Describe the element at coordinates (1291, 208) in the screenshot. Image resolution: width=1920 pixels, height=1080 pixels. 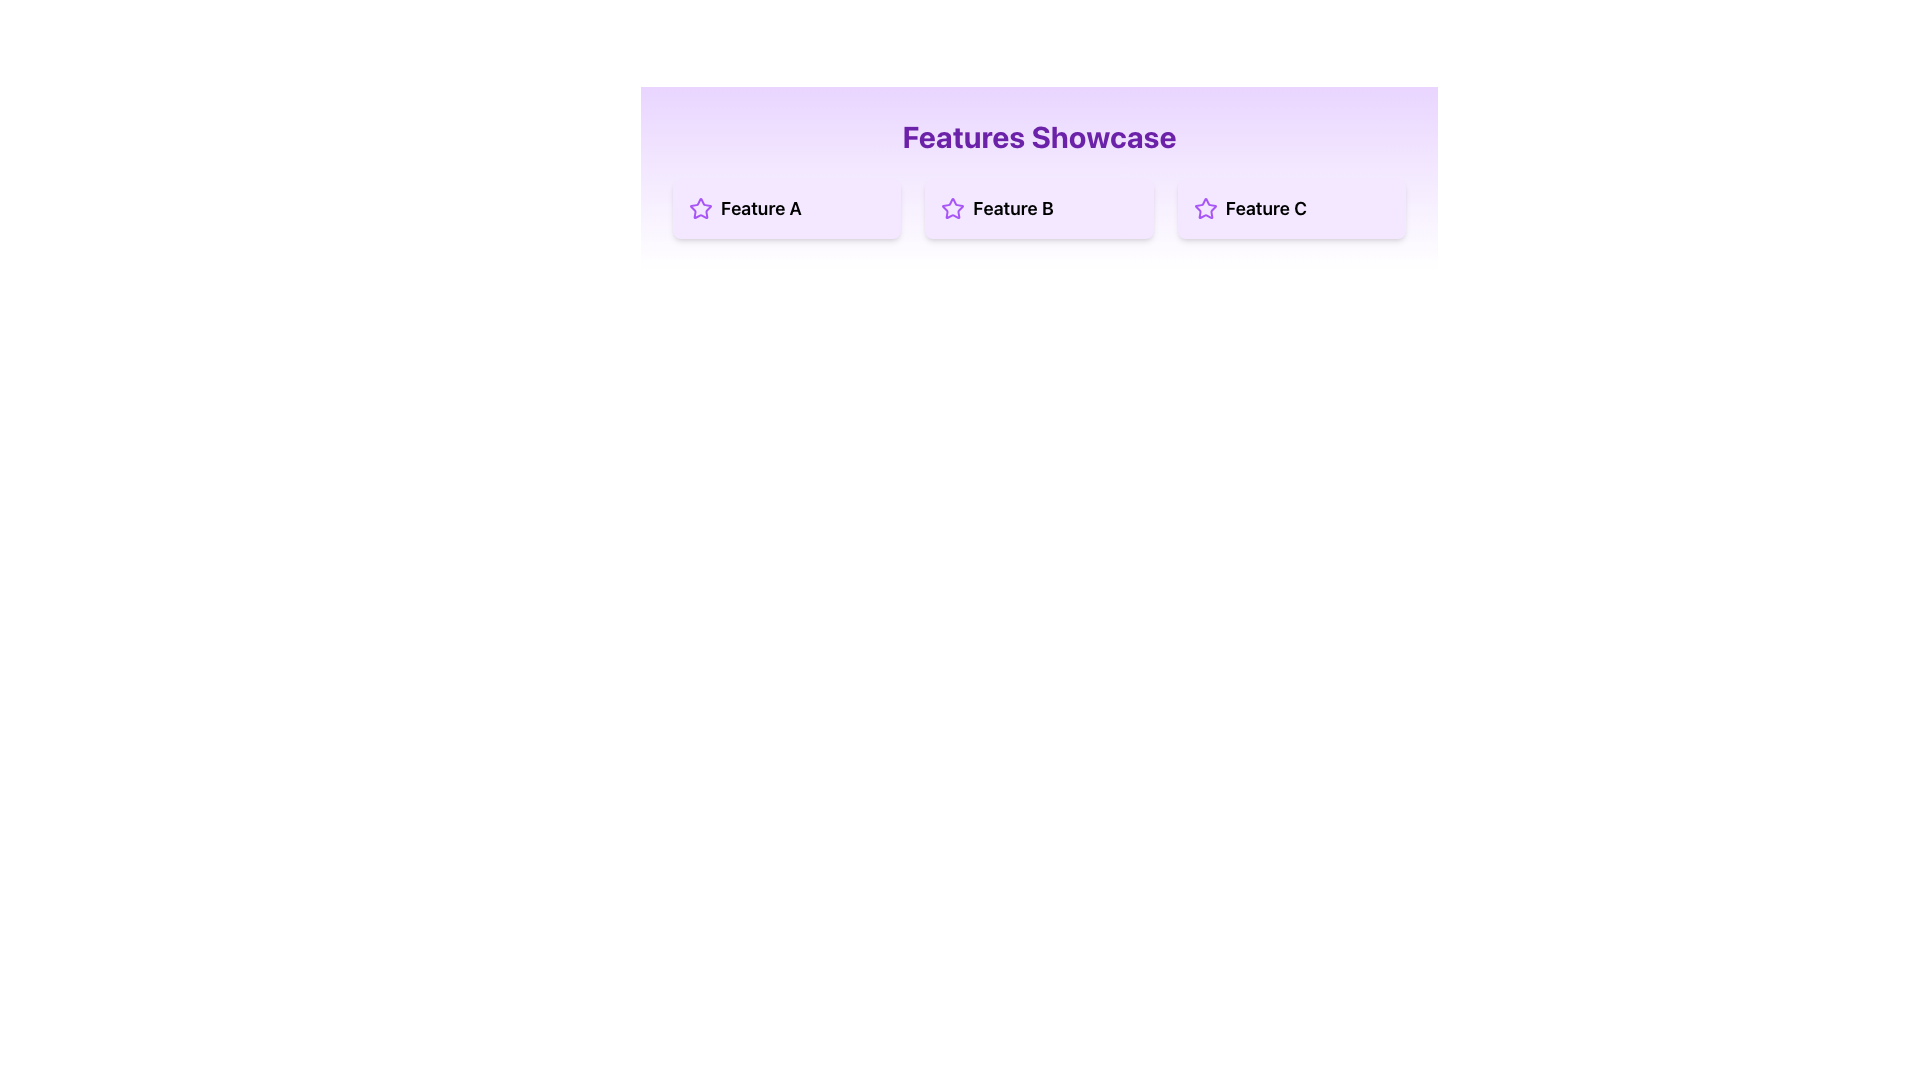
I see `the 'Feature C' text element within the light purple rounded rectangle box for navigation or interaction` at that location.